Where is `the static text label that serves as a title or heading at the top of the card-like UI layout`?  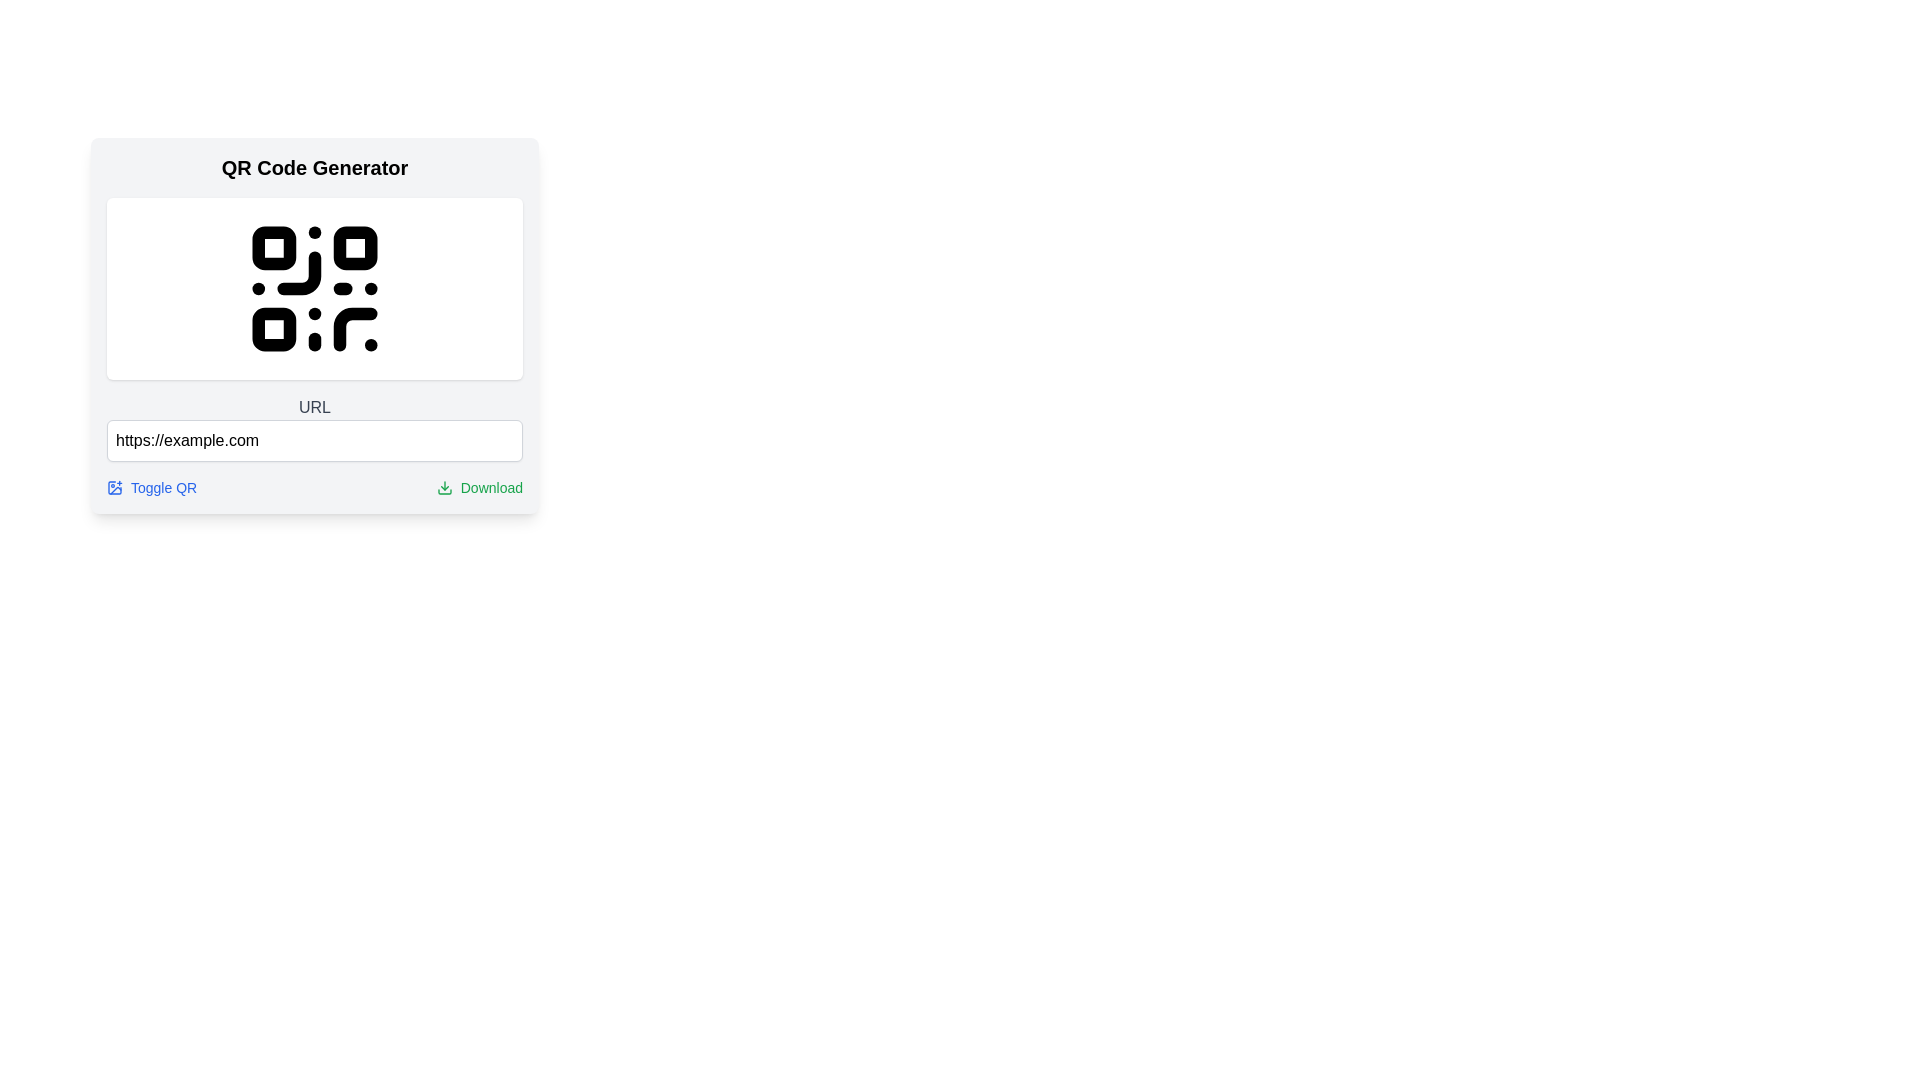 the static text label that serves as a title or heading at the top of the card-like UI layout is located at coordinates (314, 167).